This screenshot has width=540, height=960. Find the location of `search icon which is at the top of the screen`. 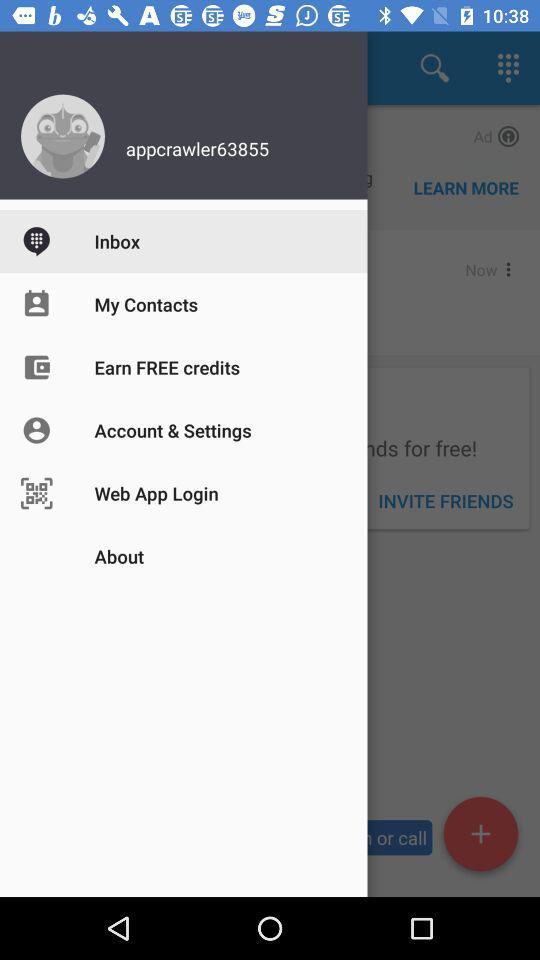

search icon which is at the top of the screen is located at coordinates (434, 68).